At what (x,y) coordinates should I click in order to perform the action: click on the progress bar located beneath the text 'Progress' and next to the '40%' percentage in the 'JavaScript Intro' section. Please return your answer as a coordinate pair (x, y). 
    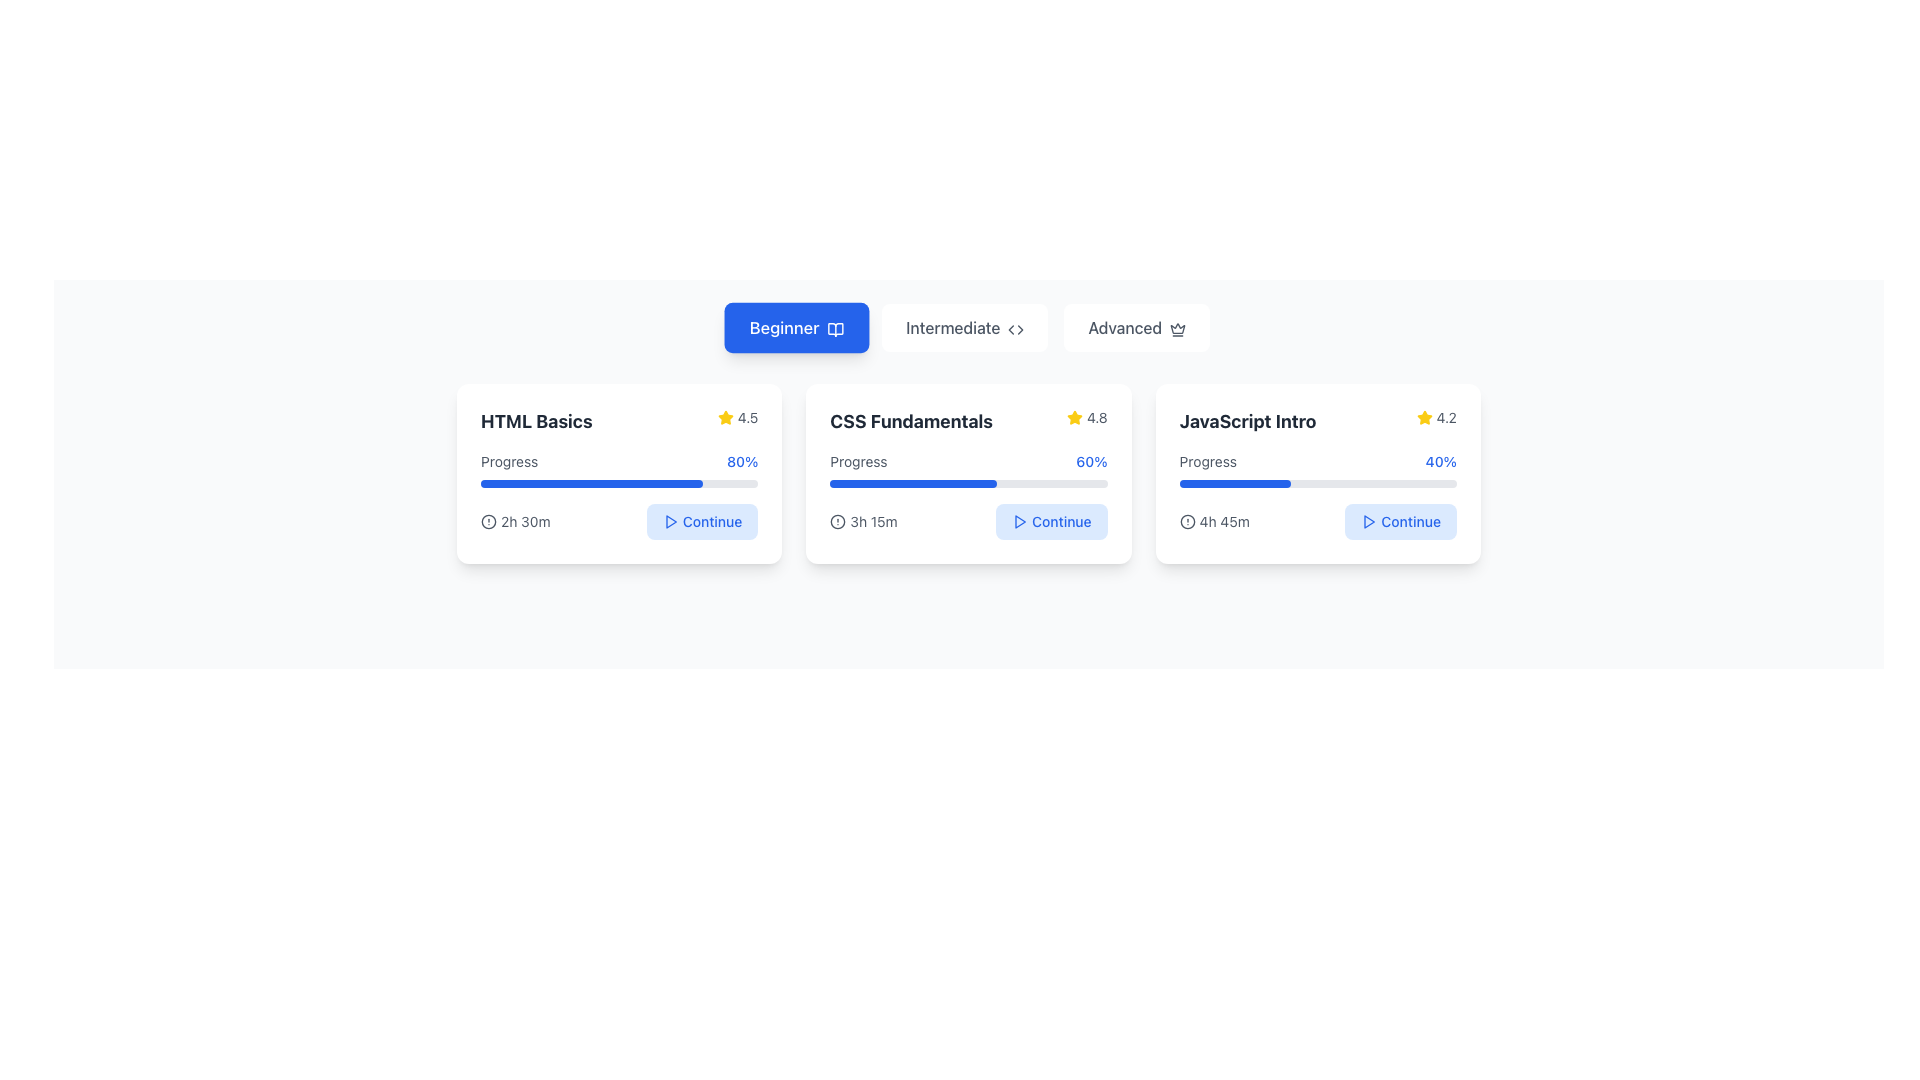
    Looking at the image, I should click on (1318, 483).